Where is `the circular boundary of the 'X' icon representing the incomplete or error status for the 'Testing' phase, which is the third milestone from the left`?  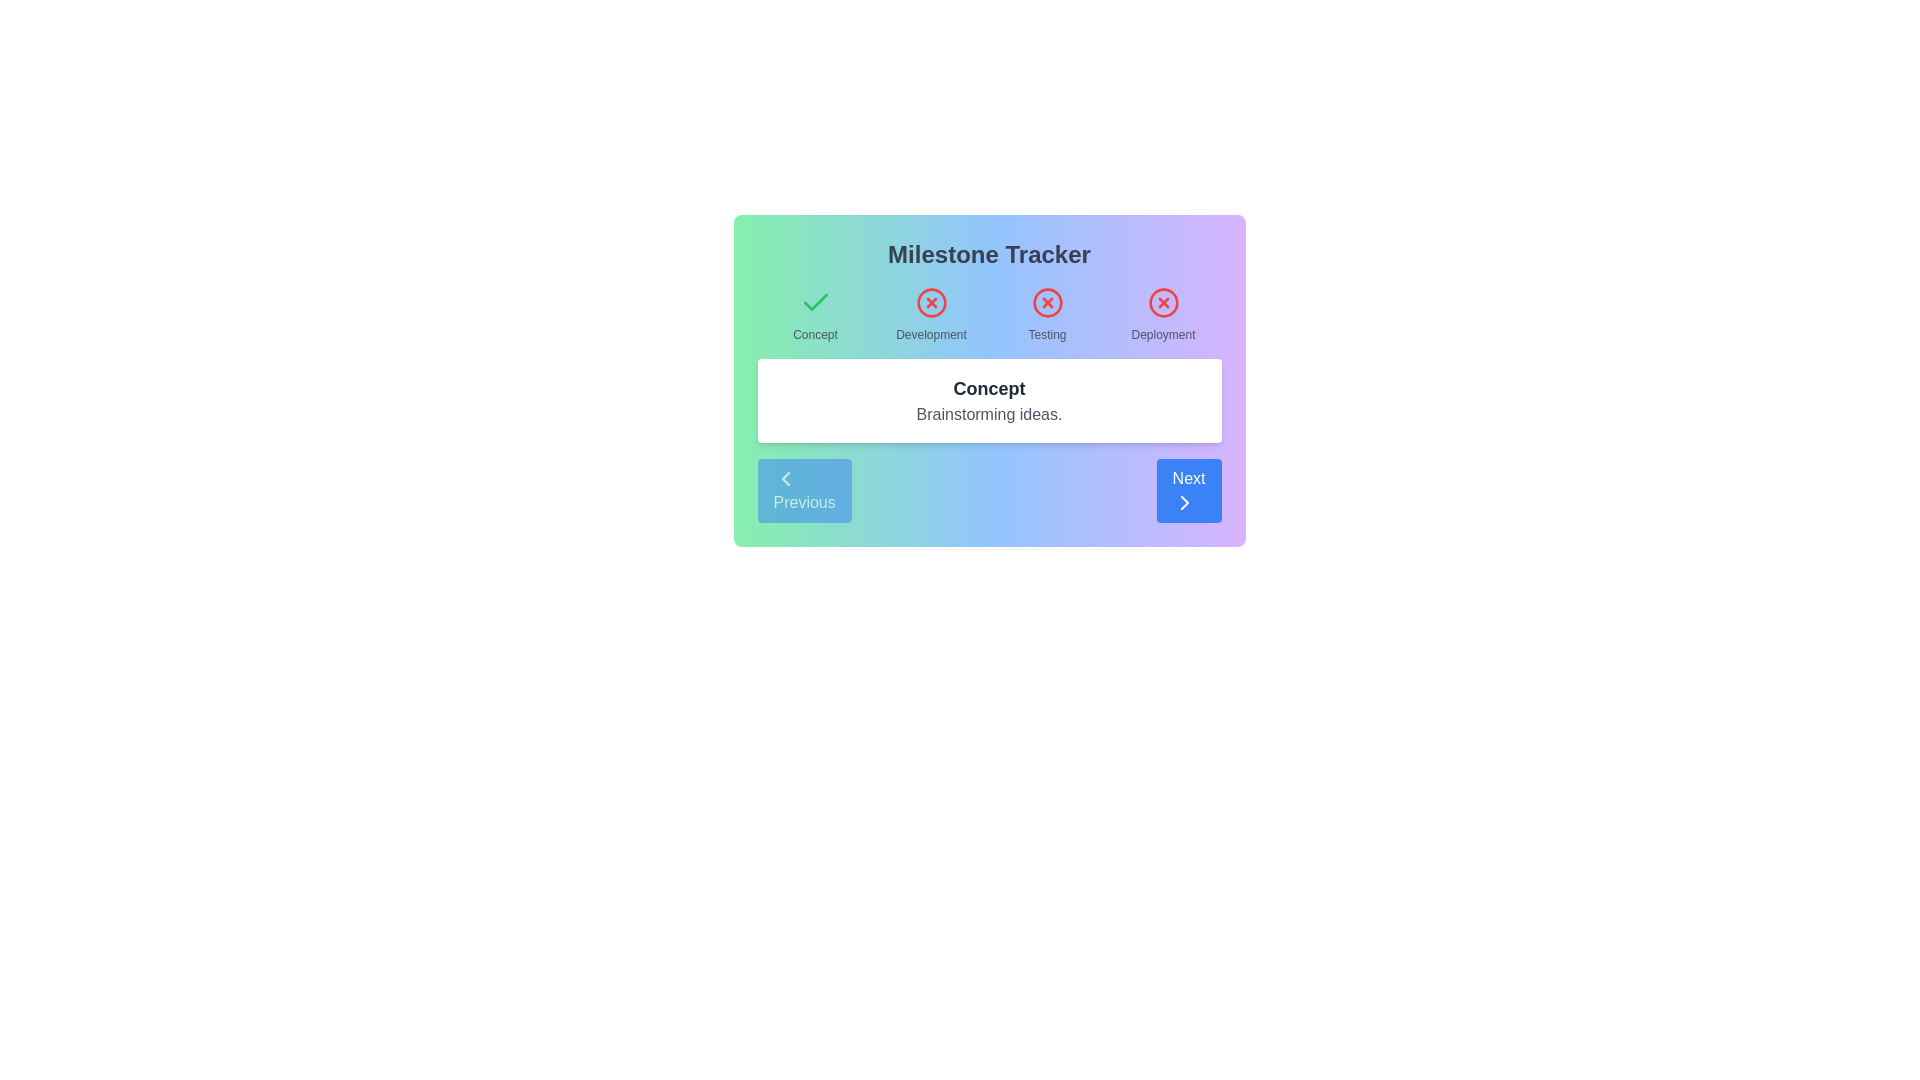 the circular boundary of the 'X' icon representing the incomplete or error status for the 'Testing' phase, which is the third milestone from the left is located at coordinates (1046, 303).